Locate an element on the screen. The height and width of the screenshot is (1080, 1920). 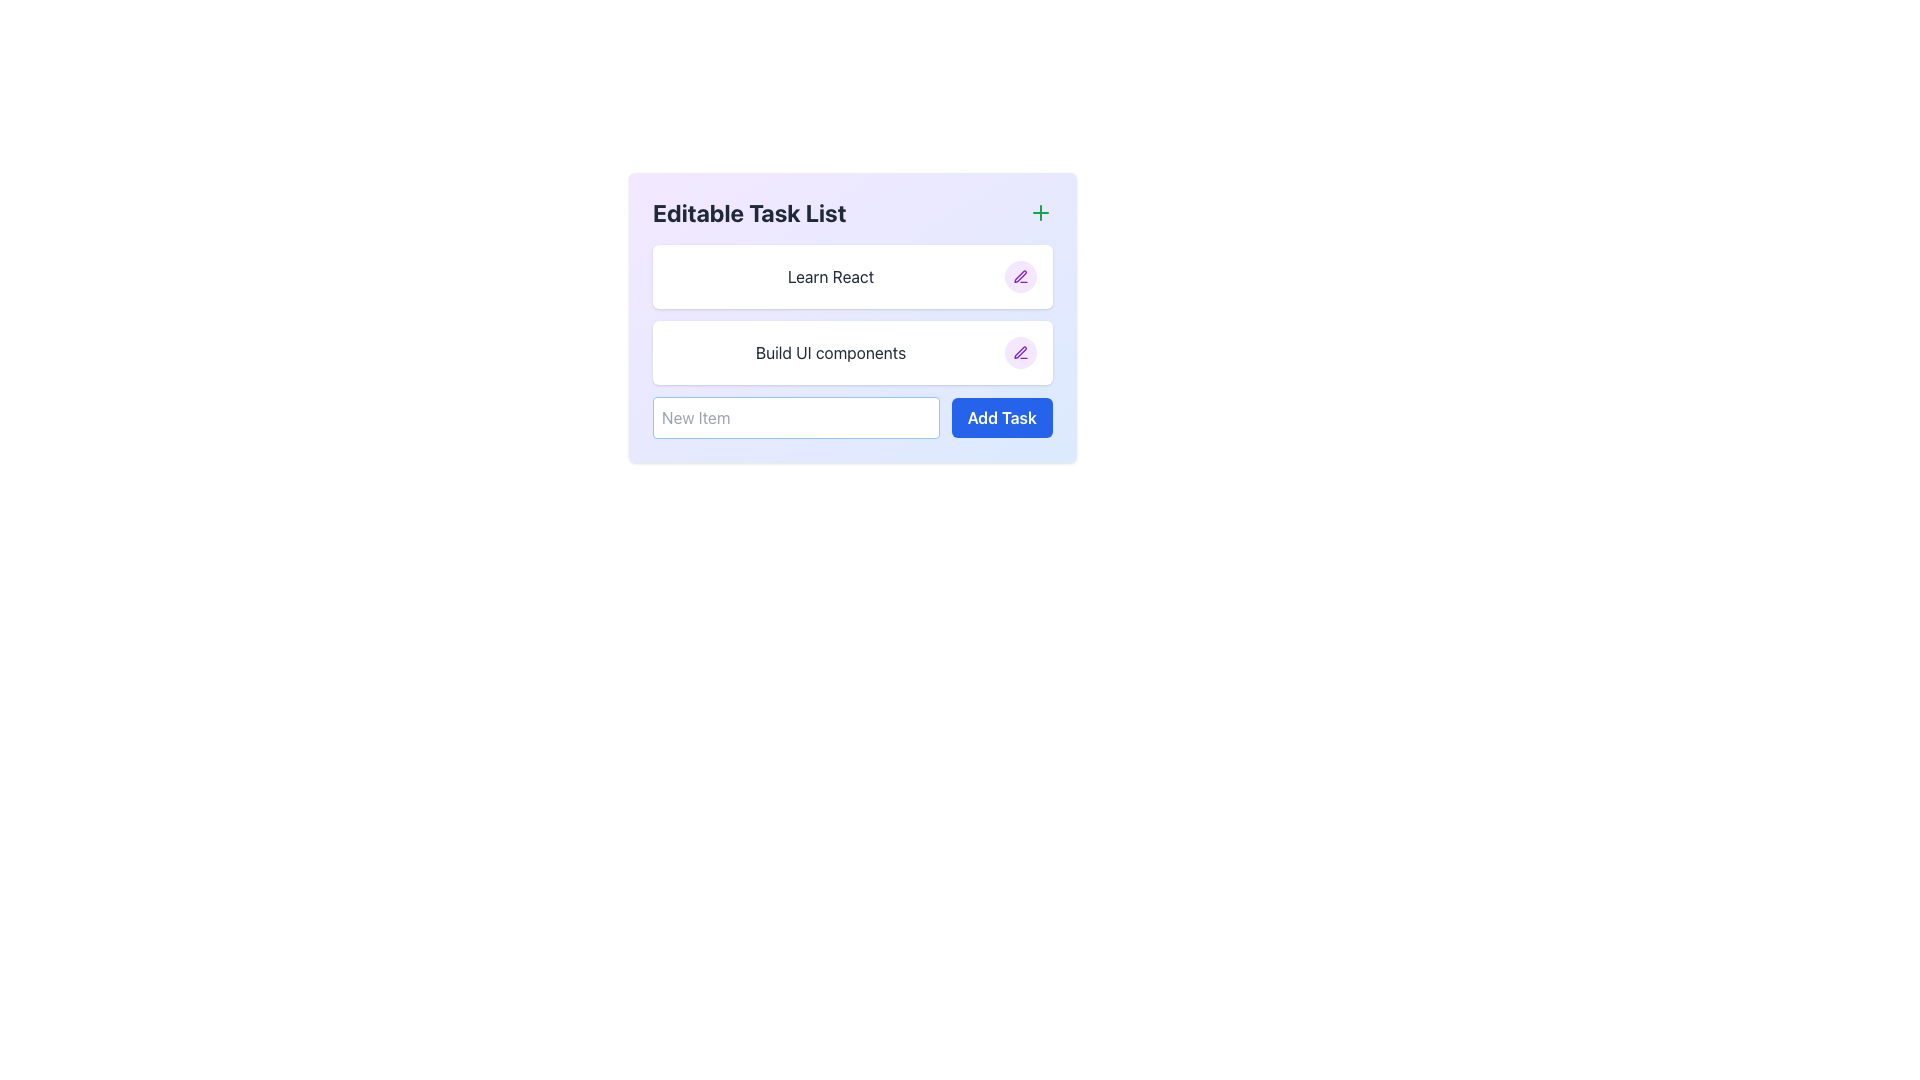
the 'Build UI components' text in the Task item card to focus for editing is located at coordinates (853, 352).